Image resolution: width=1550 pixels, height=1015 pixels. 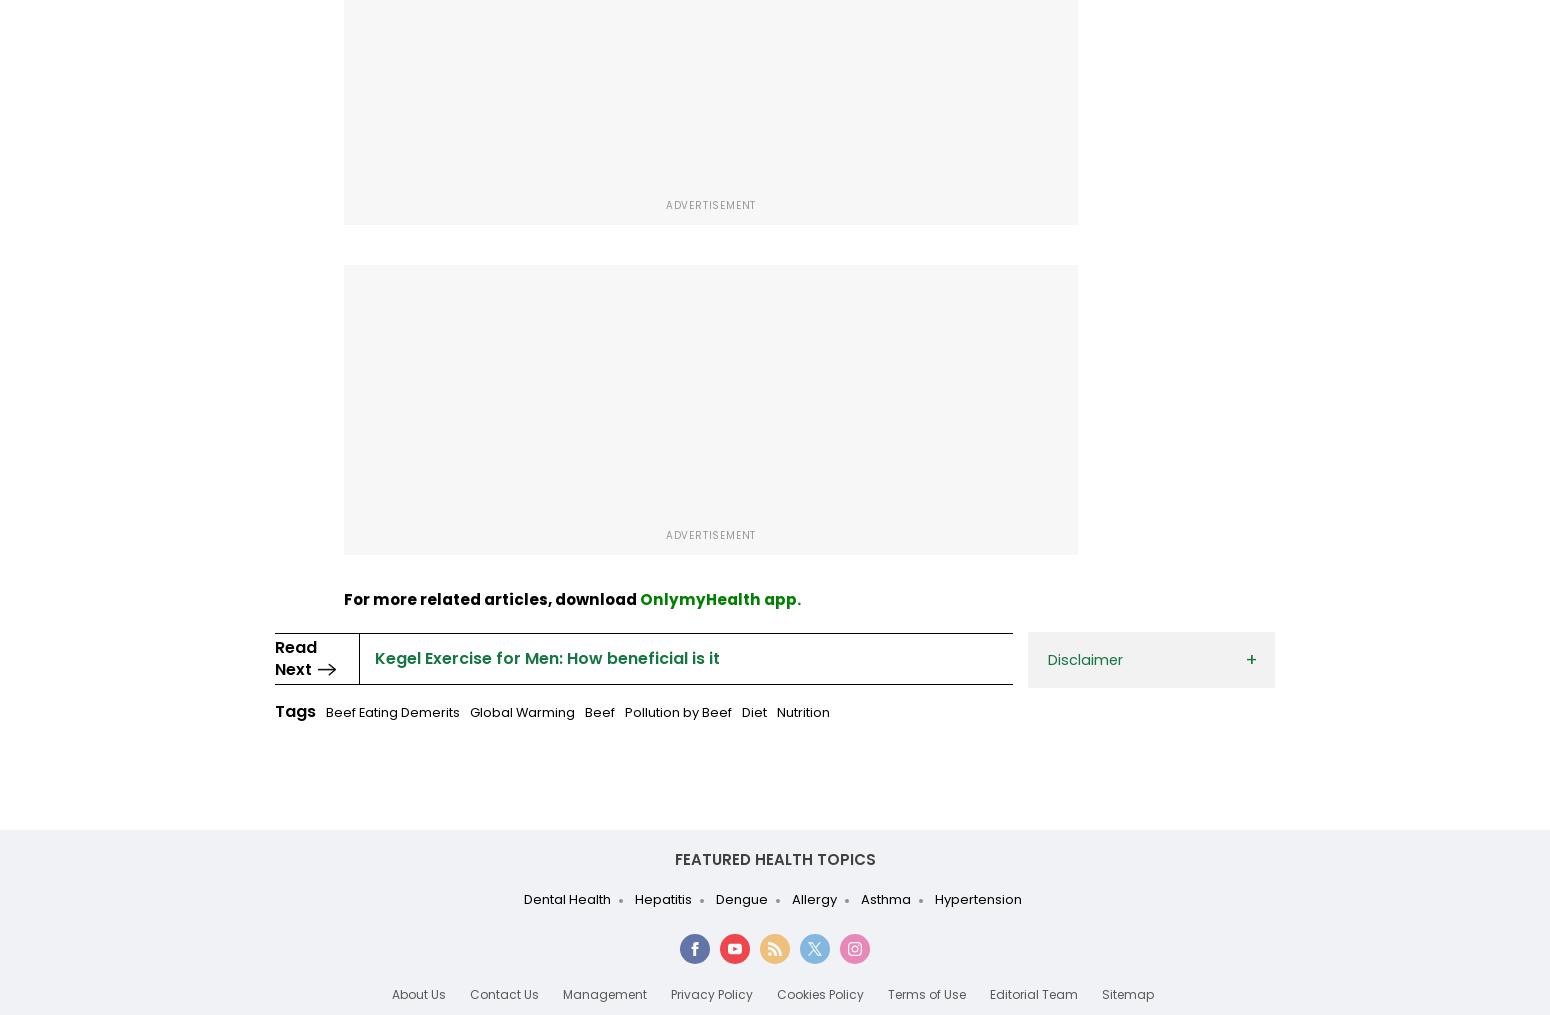 What do you see at coordinates (296, 645) in the screenshot?
I see `'Read'` at bounding box center [296, 645].